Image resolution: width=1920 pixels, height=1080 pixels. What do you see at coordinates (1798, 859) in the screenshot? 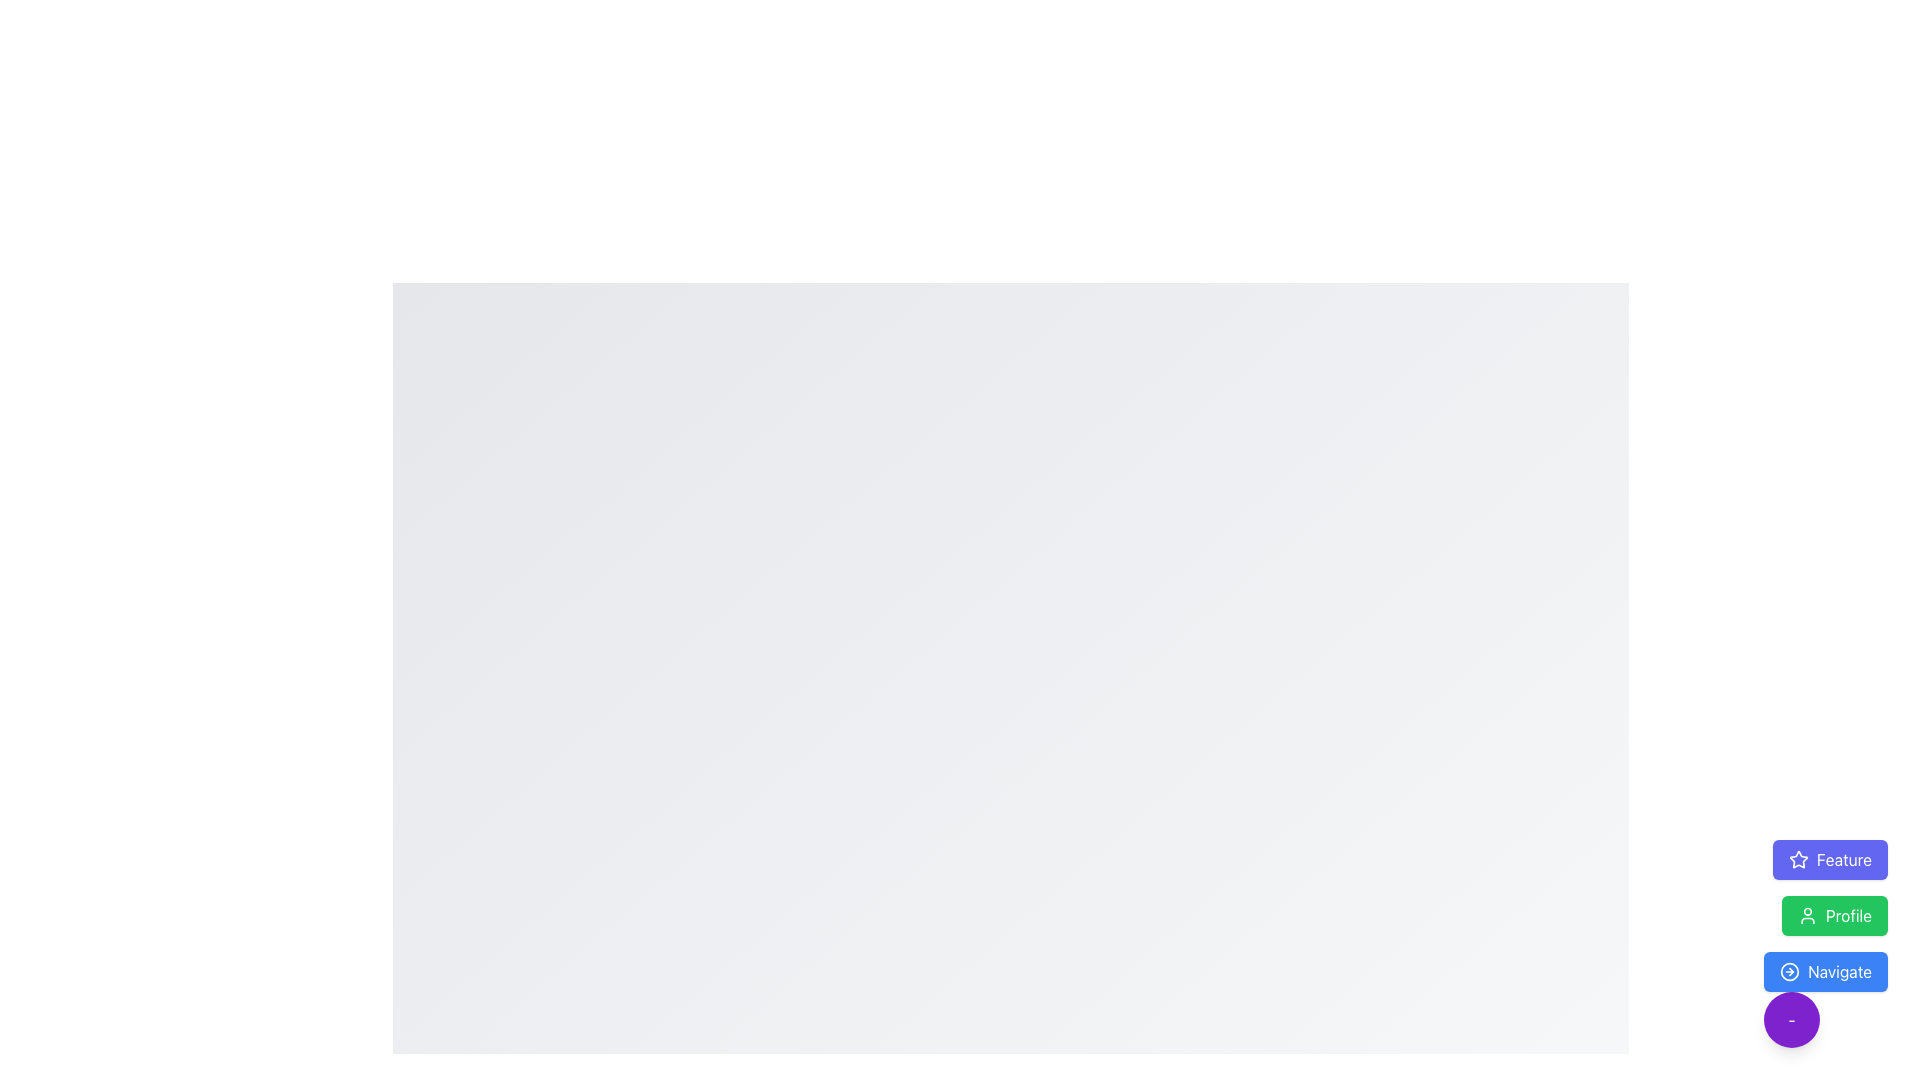
I see `the SVG Icon positioned to the left side of the 'Feature' button in the lower right corner of the page` at bounding box center [1798, 859].